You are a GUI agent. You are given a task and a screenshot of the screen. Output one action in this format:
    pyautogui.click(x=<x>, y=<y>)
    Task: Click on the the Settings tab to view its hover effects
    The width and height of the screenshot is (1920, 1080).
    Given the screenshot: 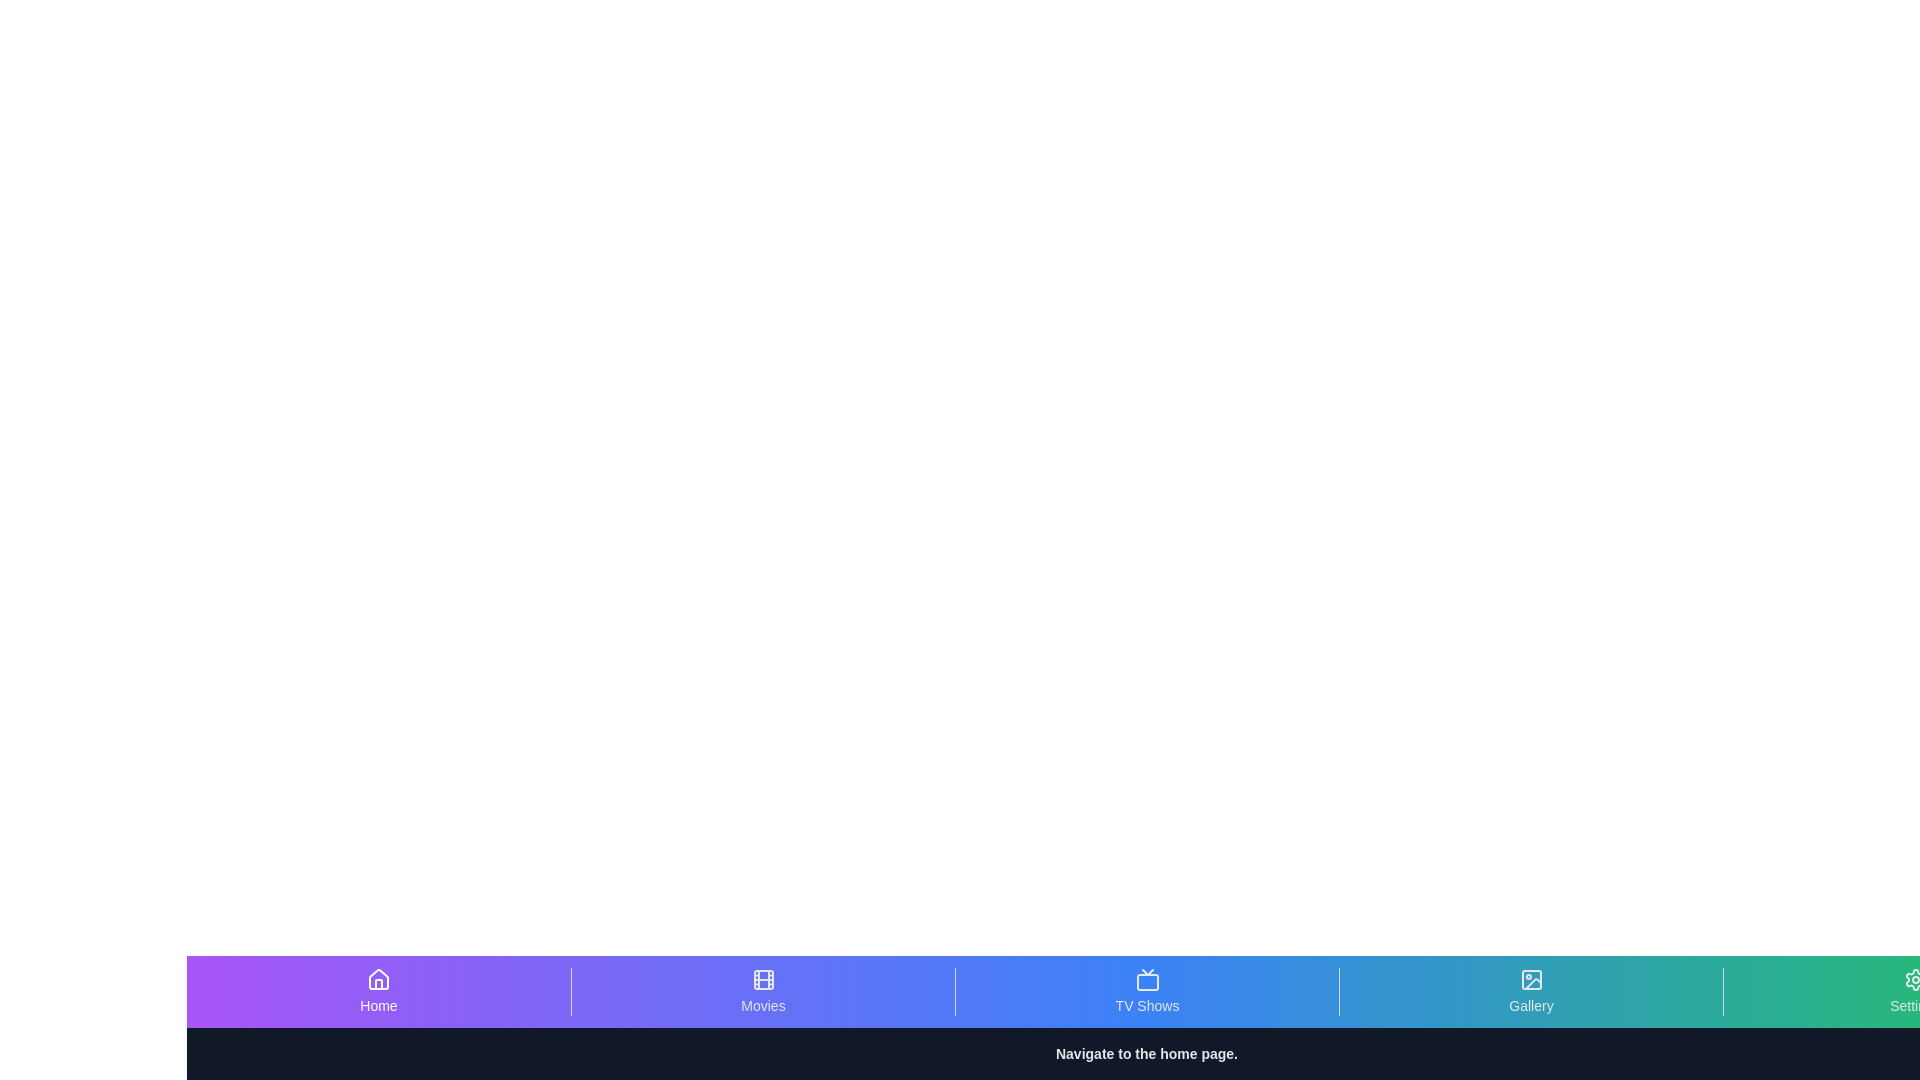 What is the action you would take?
    pyautogui.click(x=1914, y=991)
    